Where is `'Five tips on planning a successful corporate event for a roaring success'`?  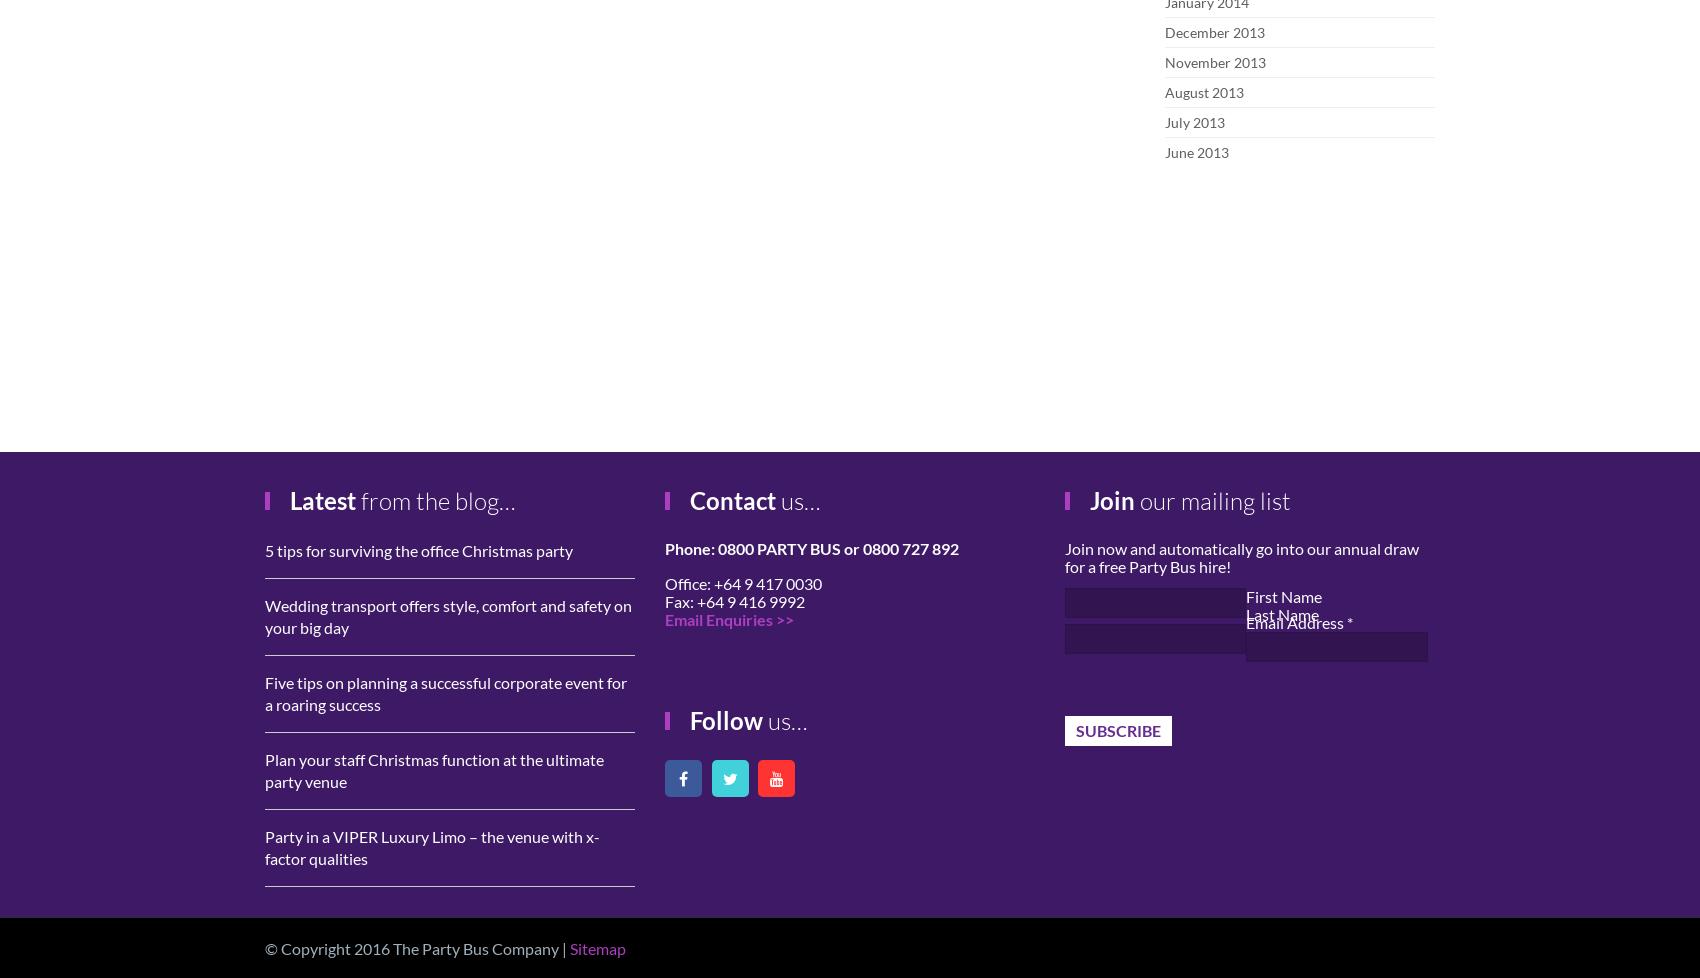 'Five tips on planning a successful corporate event for a roaring success' is located at coordinates (446, 693).